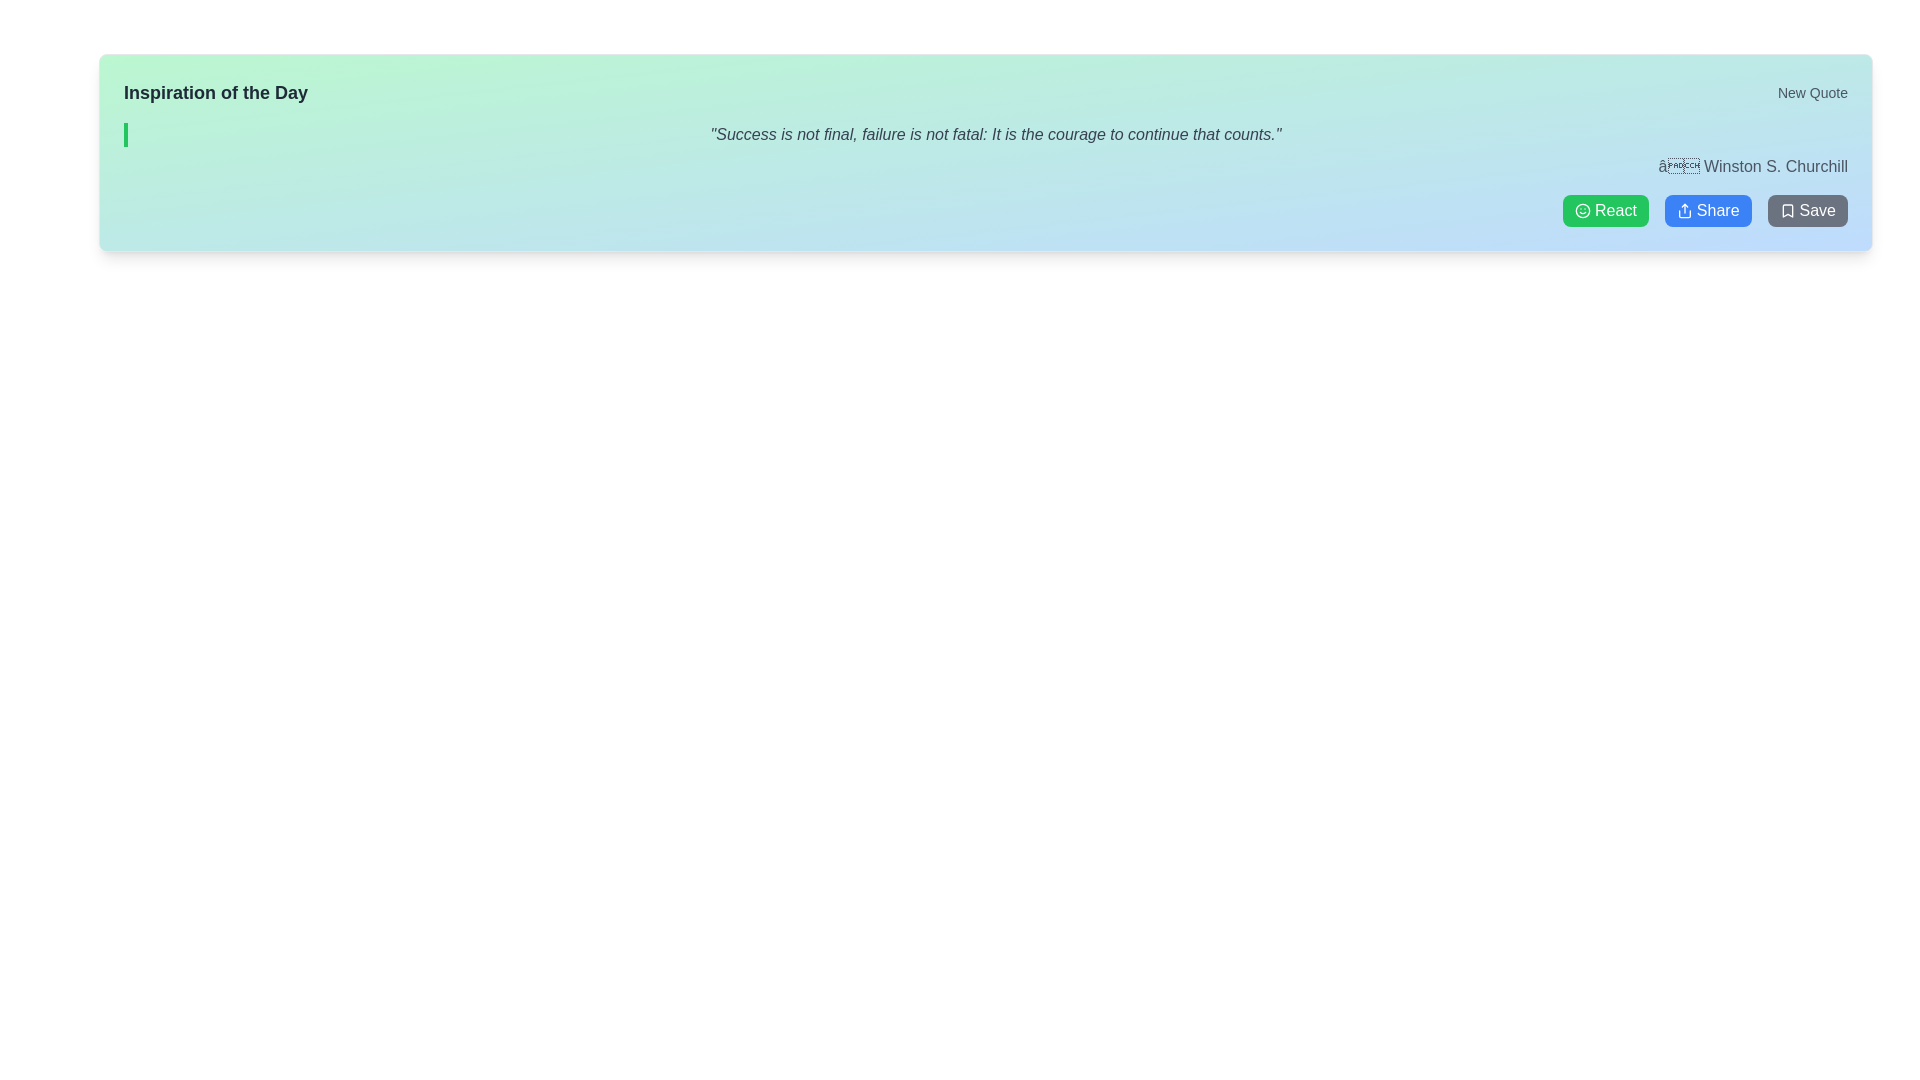 This screenshot has height=1080, width=1920. What do you see at coordinates (1787, 211) in the screenshot?
I see `the bookmark icon located in the top-right section adjacent to 'Winston S. Churchill'` at bounding box center [1787, 211].